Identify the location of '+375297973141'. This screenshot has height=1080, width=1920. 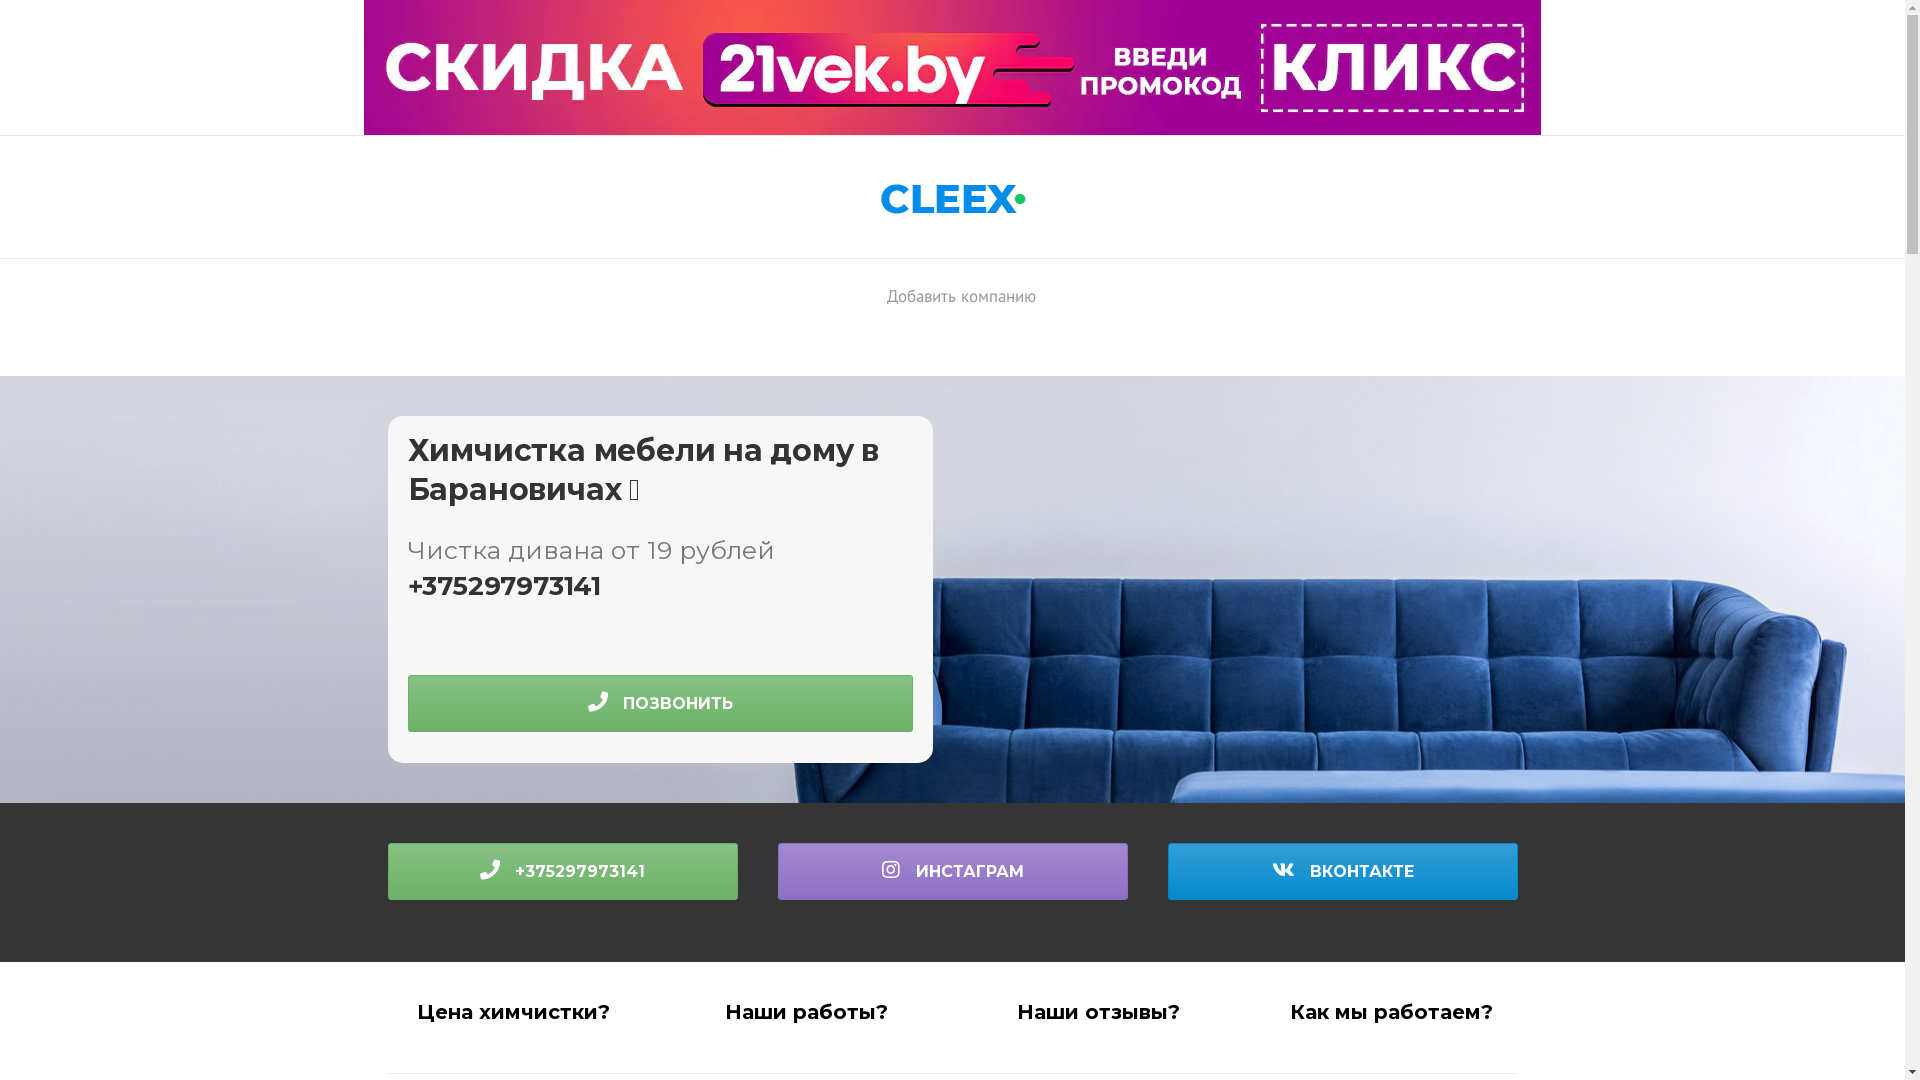
(561, 870).